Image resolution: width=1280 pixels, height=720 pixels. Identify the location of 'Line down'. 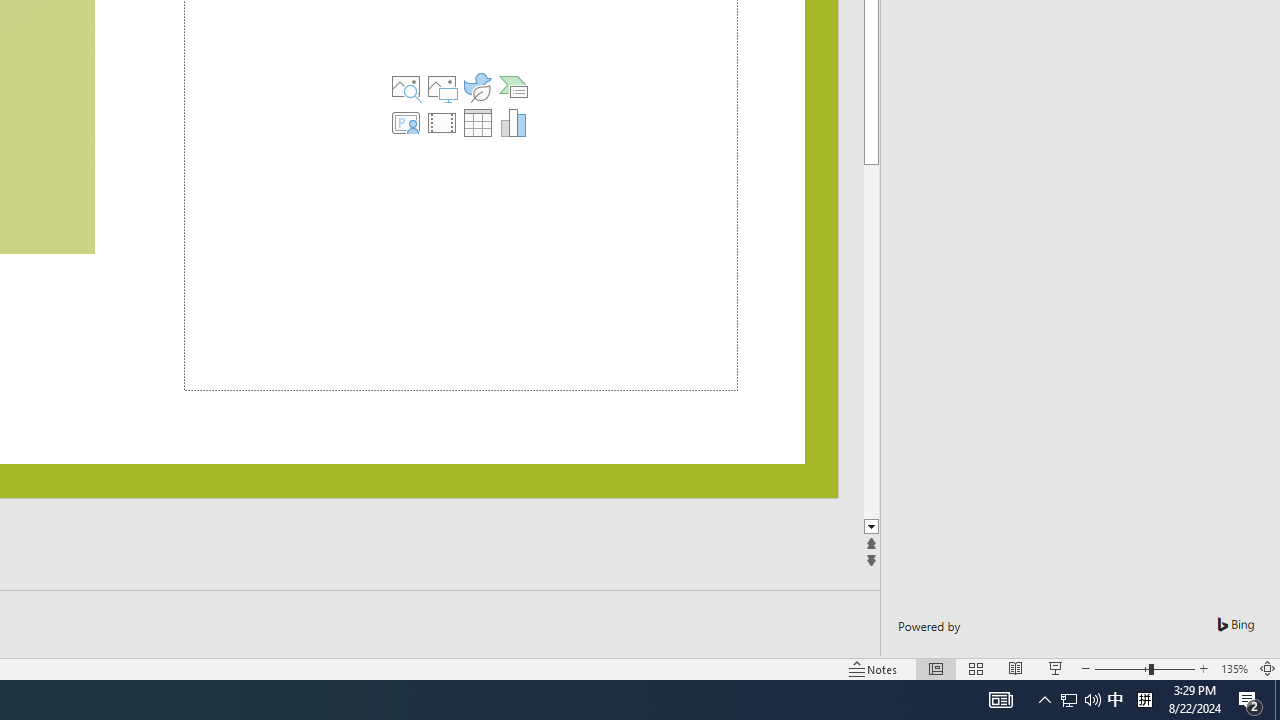
(873, 527).